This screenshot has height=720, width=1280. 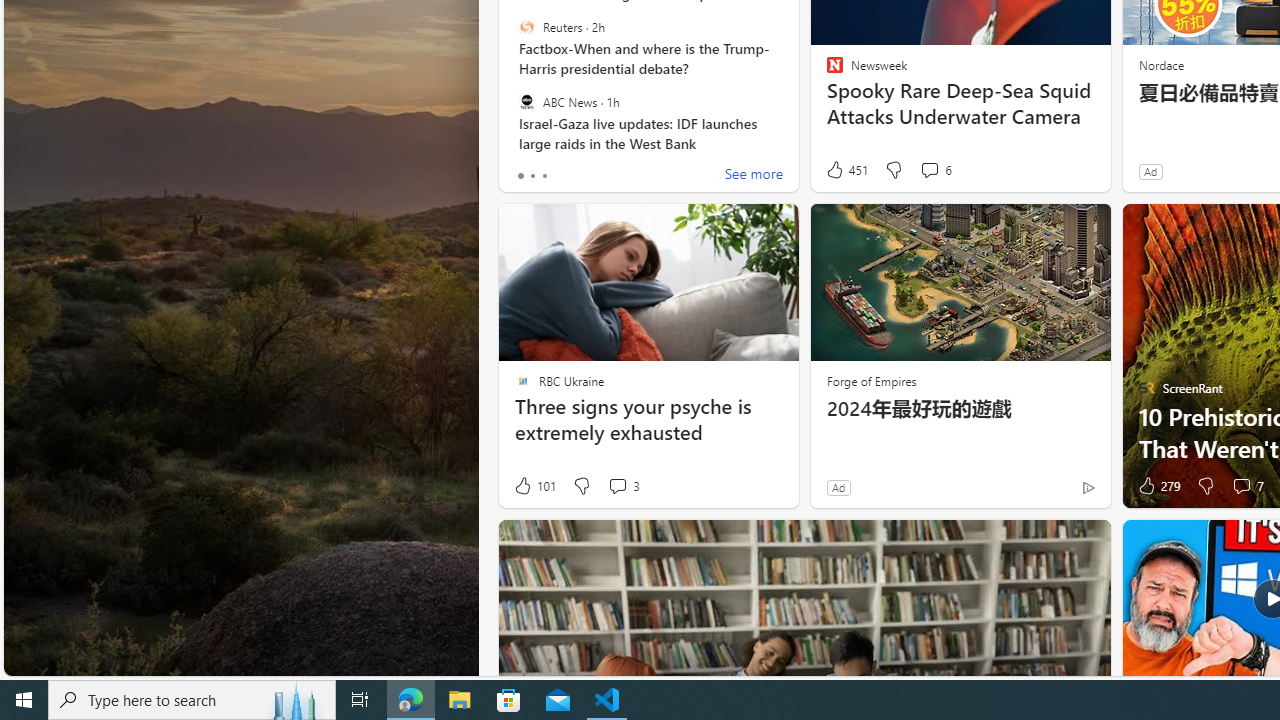 What do you see at coordinates (526, 27) in the screenshot?
I see `'Reuters'` at bounding box center [526, 27].